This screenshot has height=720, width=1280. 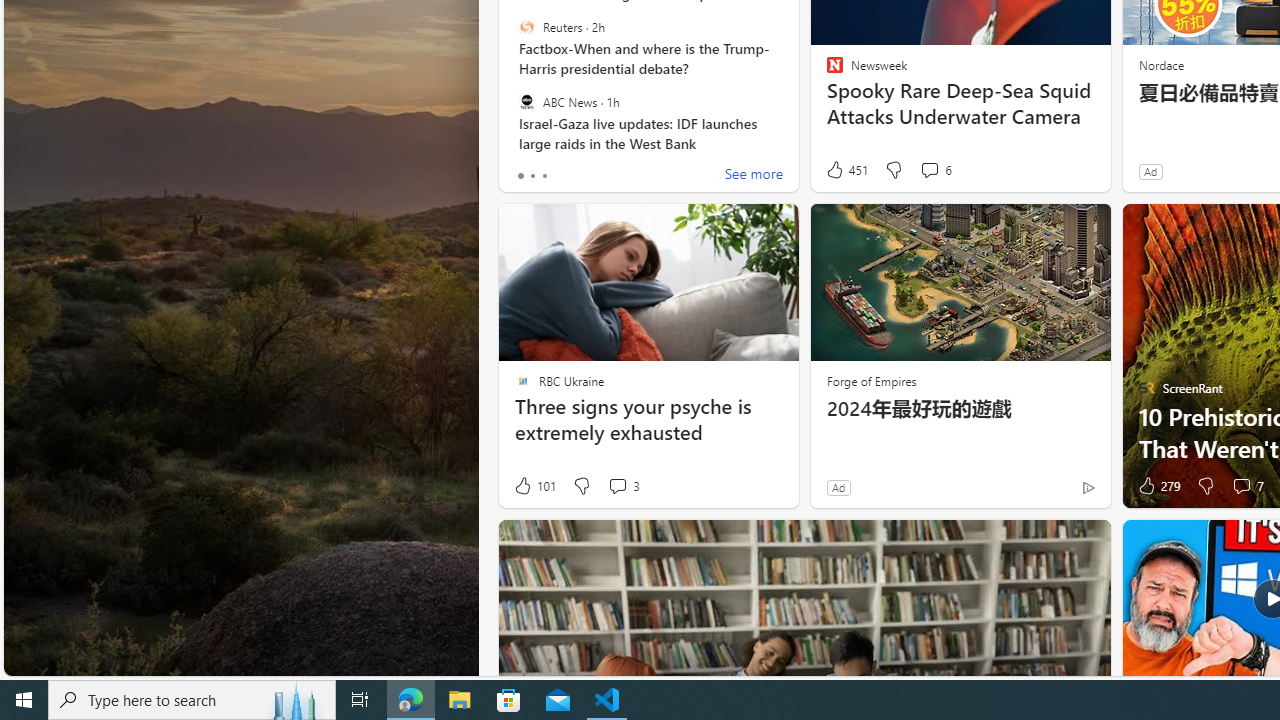 What do you see at coordinates (526, 27) in the screenshot?
I see `'Reuters'` at bounding box center [526, 27].